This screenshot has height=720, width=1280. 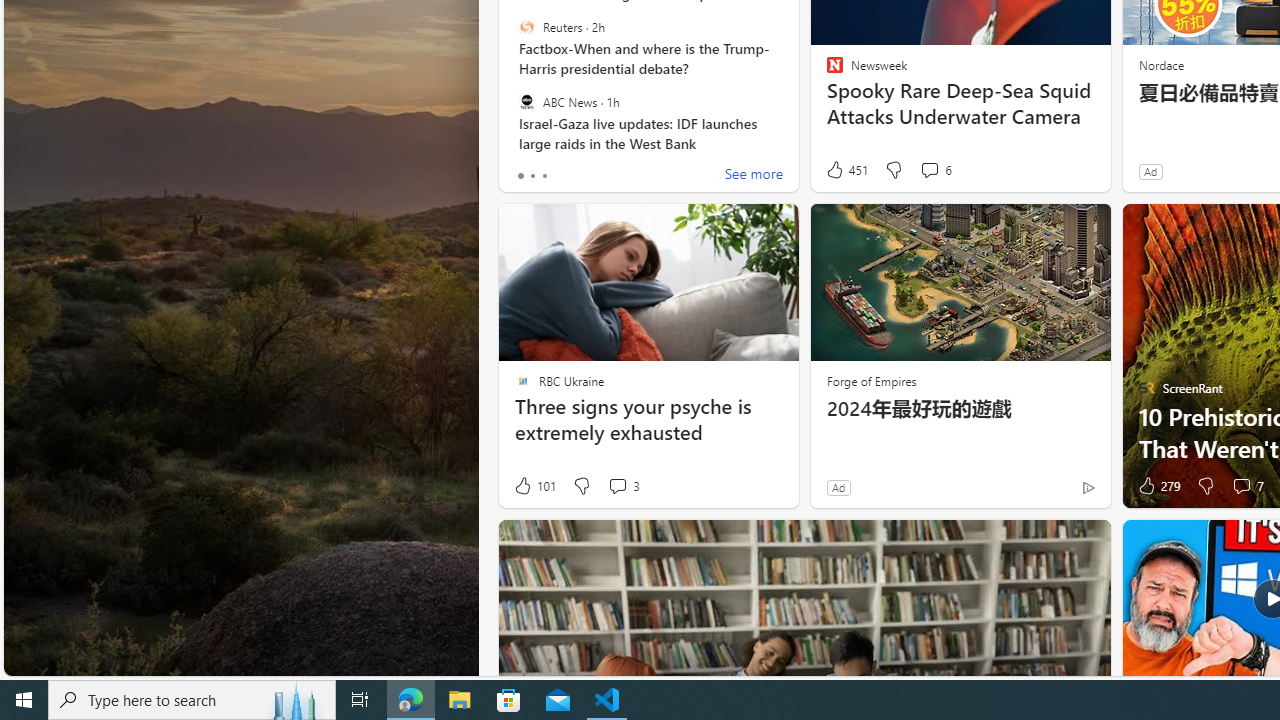 What do you see at coordinates (526, 27) in the screenshot?
I see `'Reuters'` at bounding box center [526, 27].